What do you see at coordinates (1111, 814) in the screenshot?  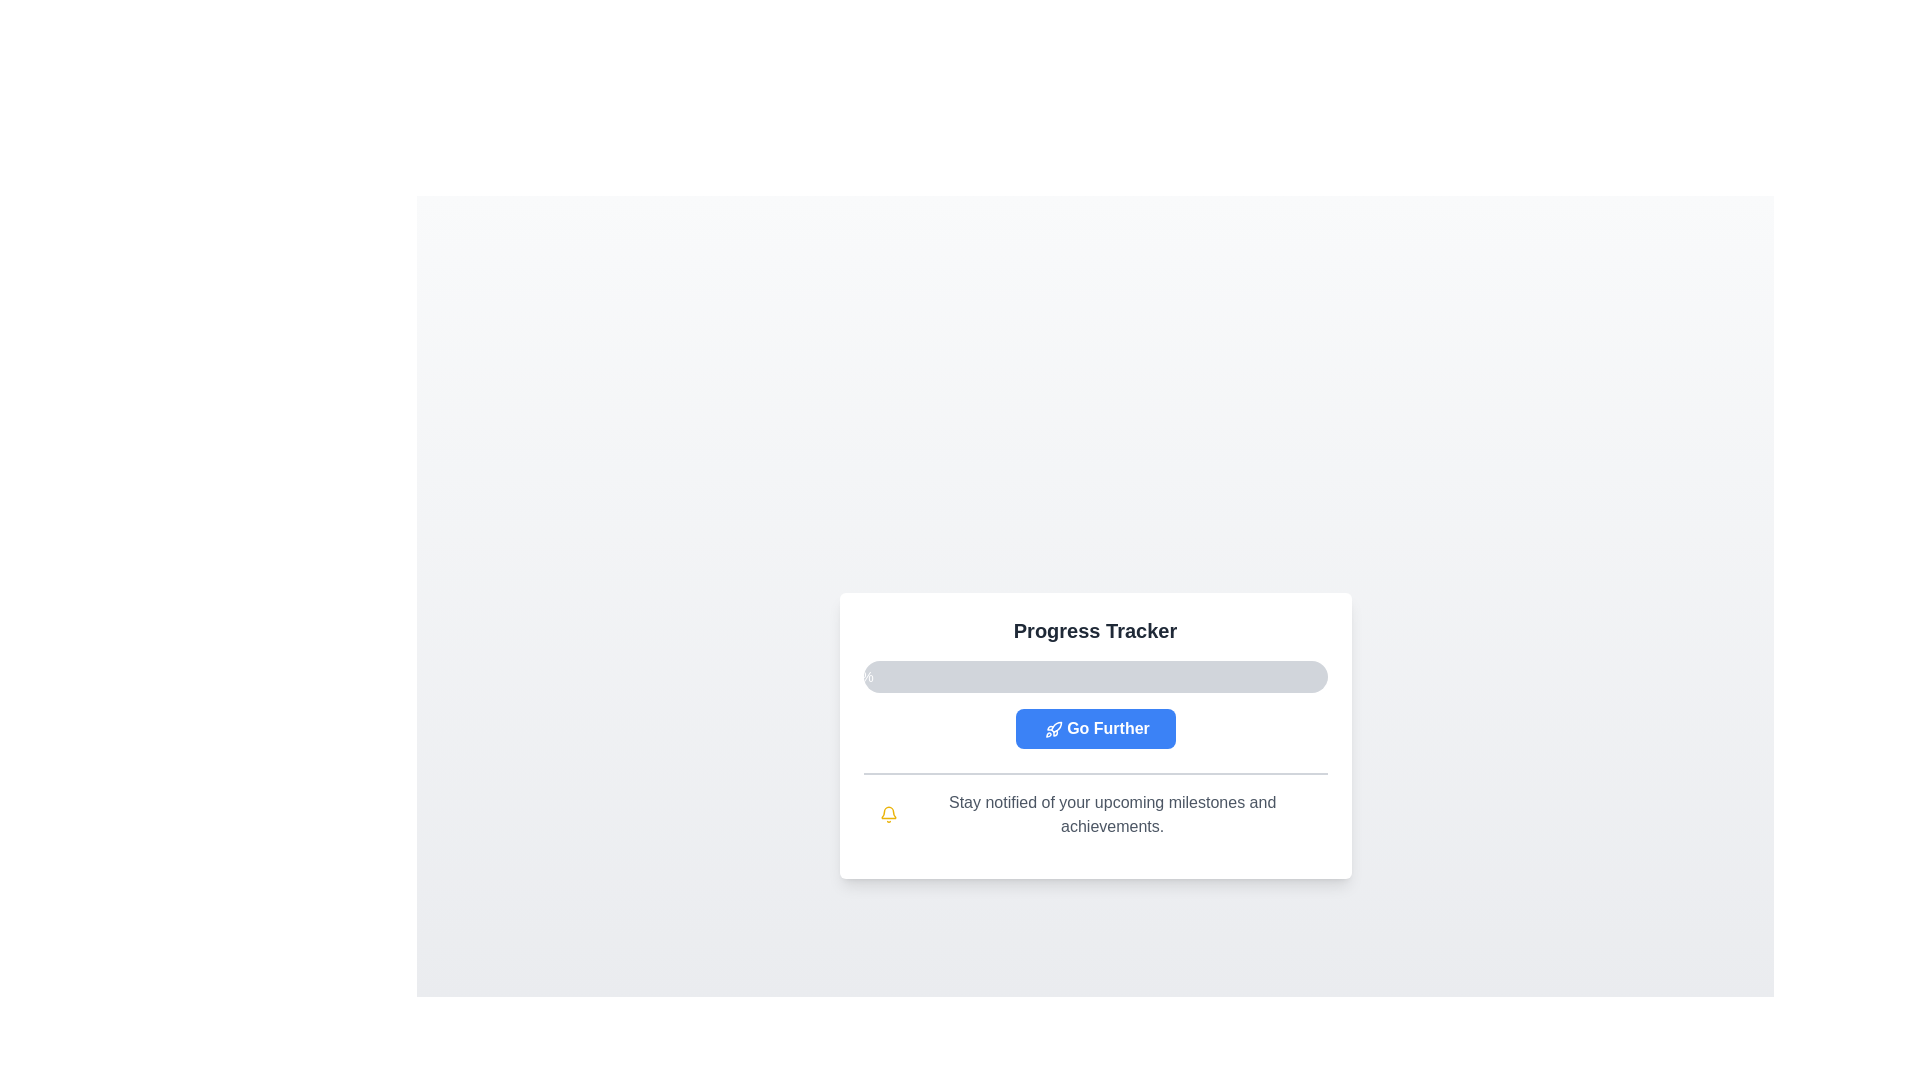 I see `the text label displaying the message, 'Stay notified of your upcoming milestones and achievements,' which is aligned left in gray font next to a yellow bell icon` at bounding box center [1111, 814].